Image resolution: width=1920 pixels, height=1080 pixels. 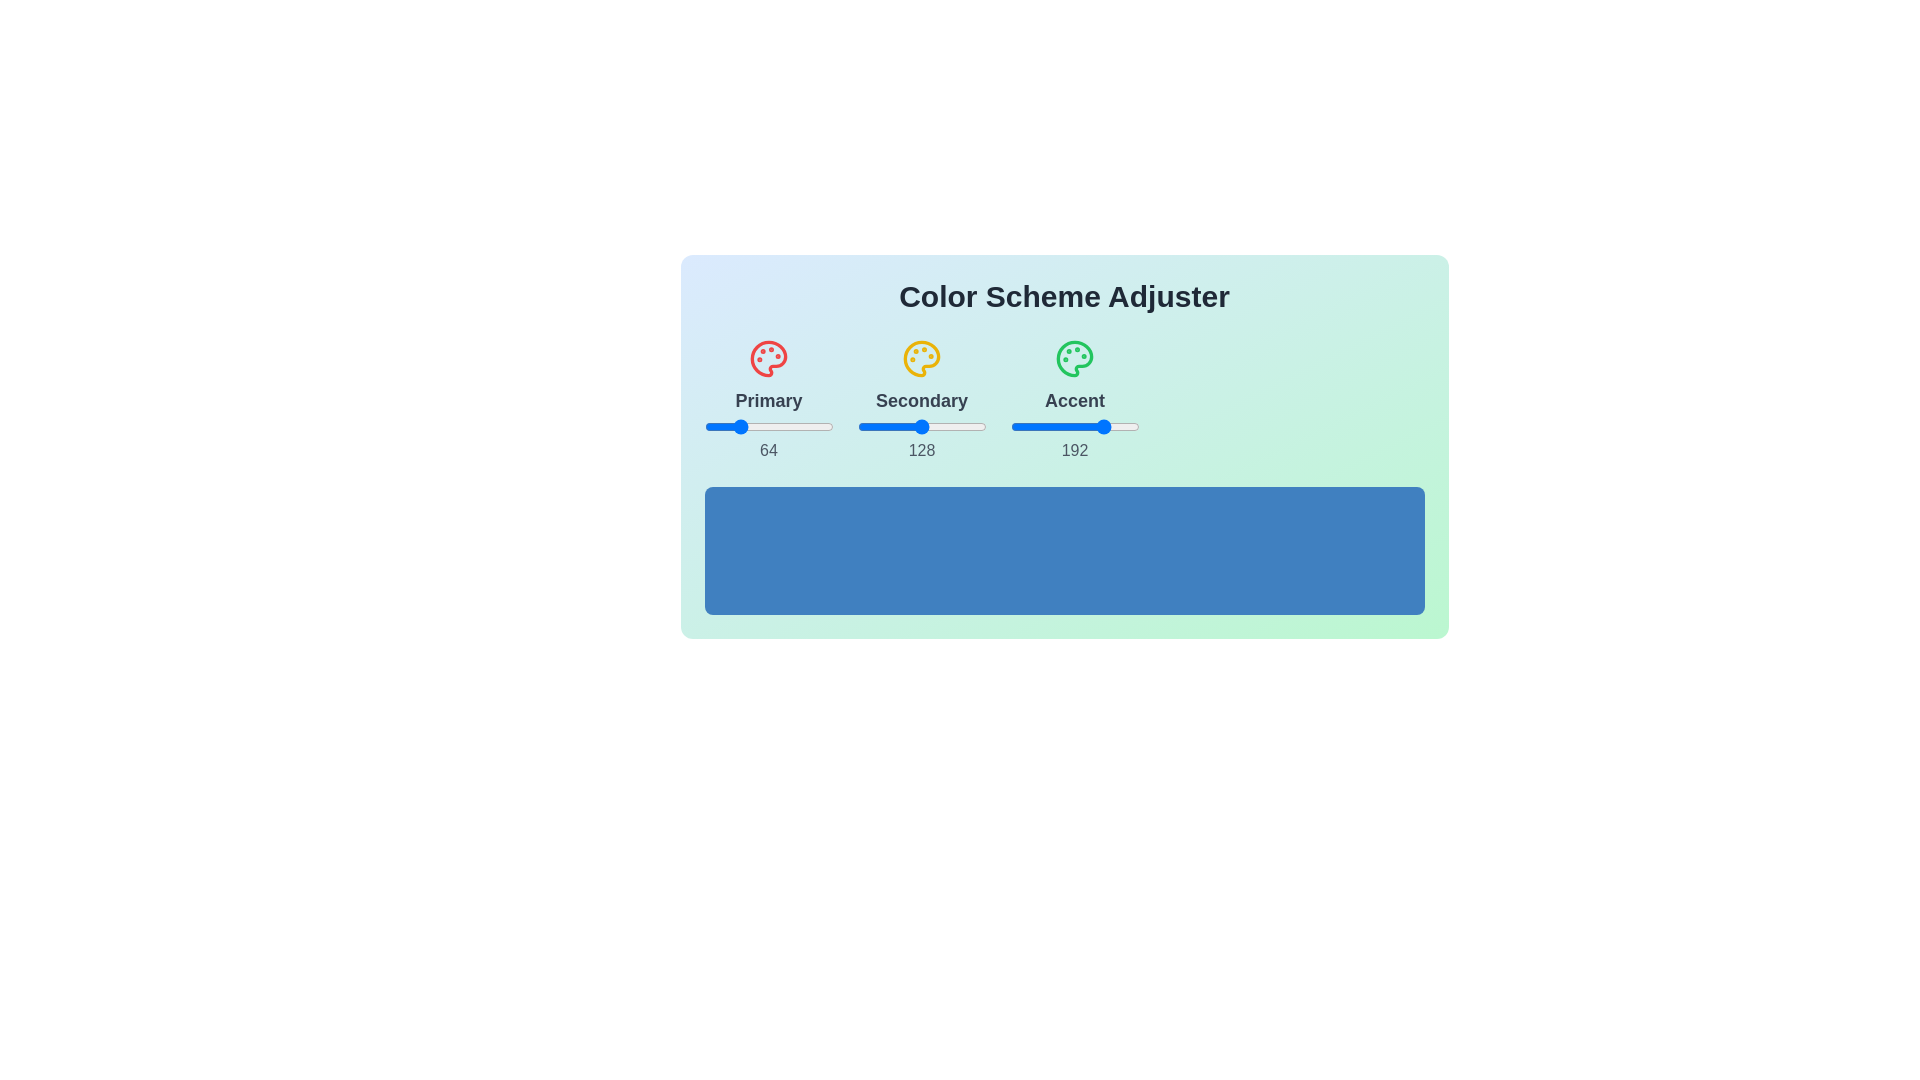 What do you see at coordinates (833, 426) in the screenshot?
I see `the 0 slider to 127` at bounding box center [833, 426].